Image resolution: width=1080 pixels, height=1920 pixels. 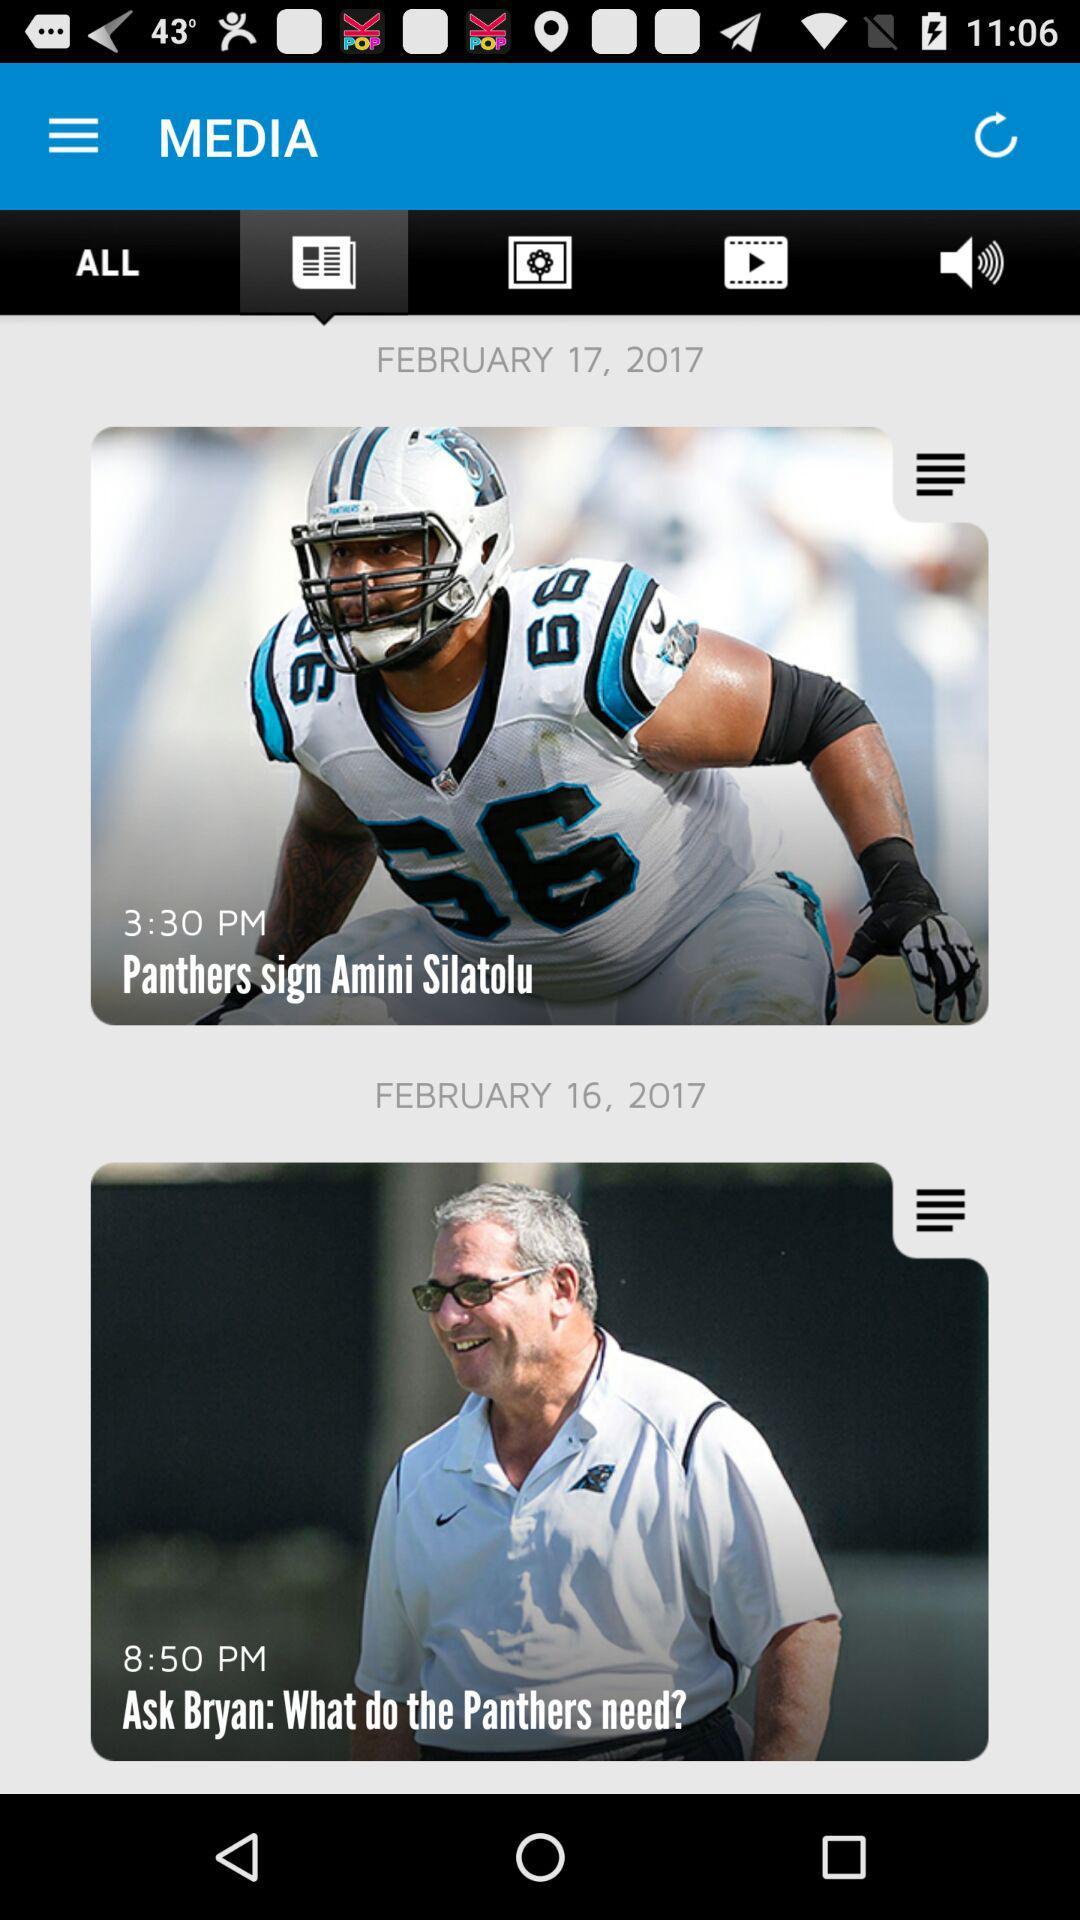 I want to click on menu button, so click(x=72, y=135).